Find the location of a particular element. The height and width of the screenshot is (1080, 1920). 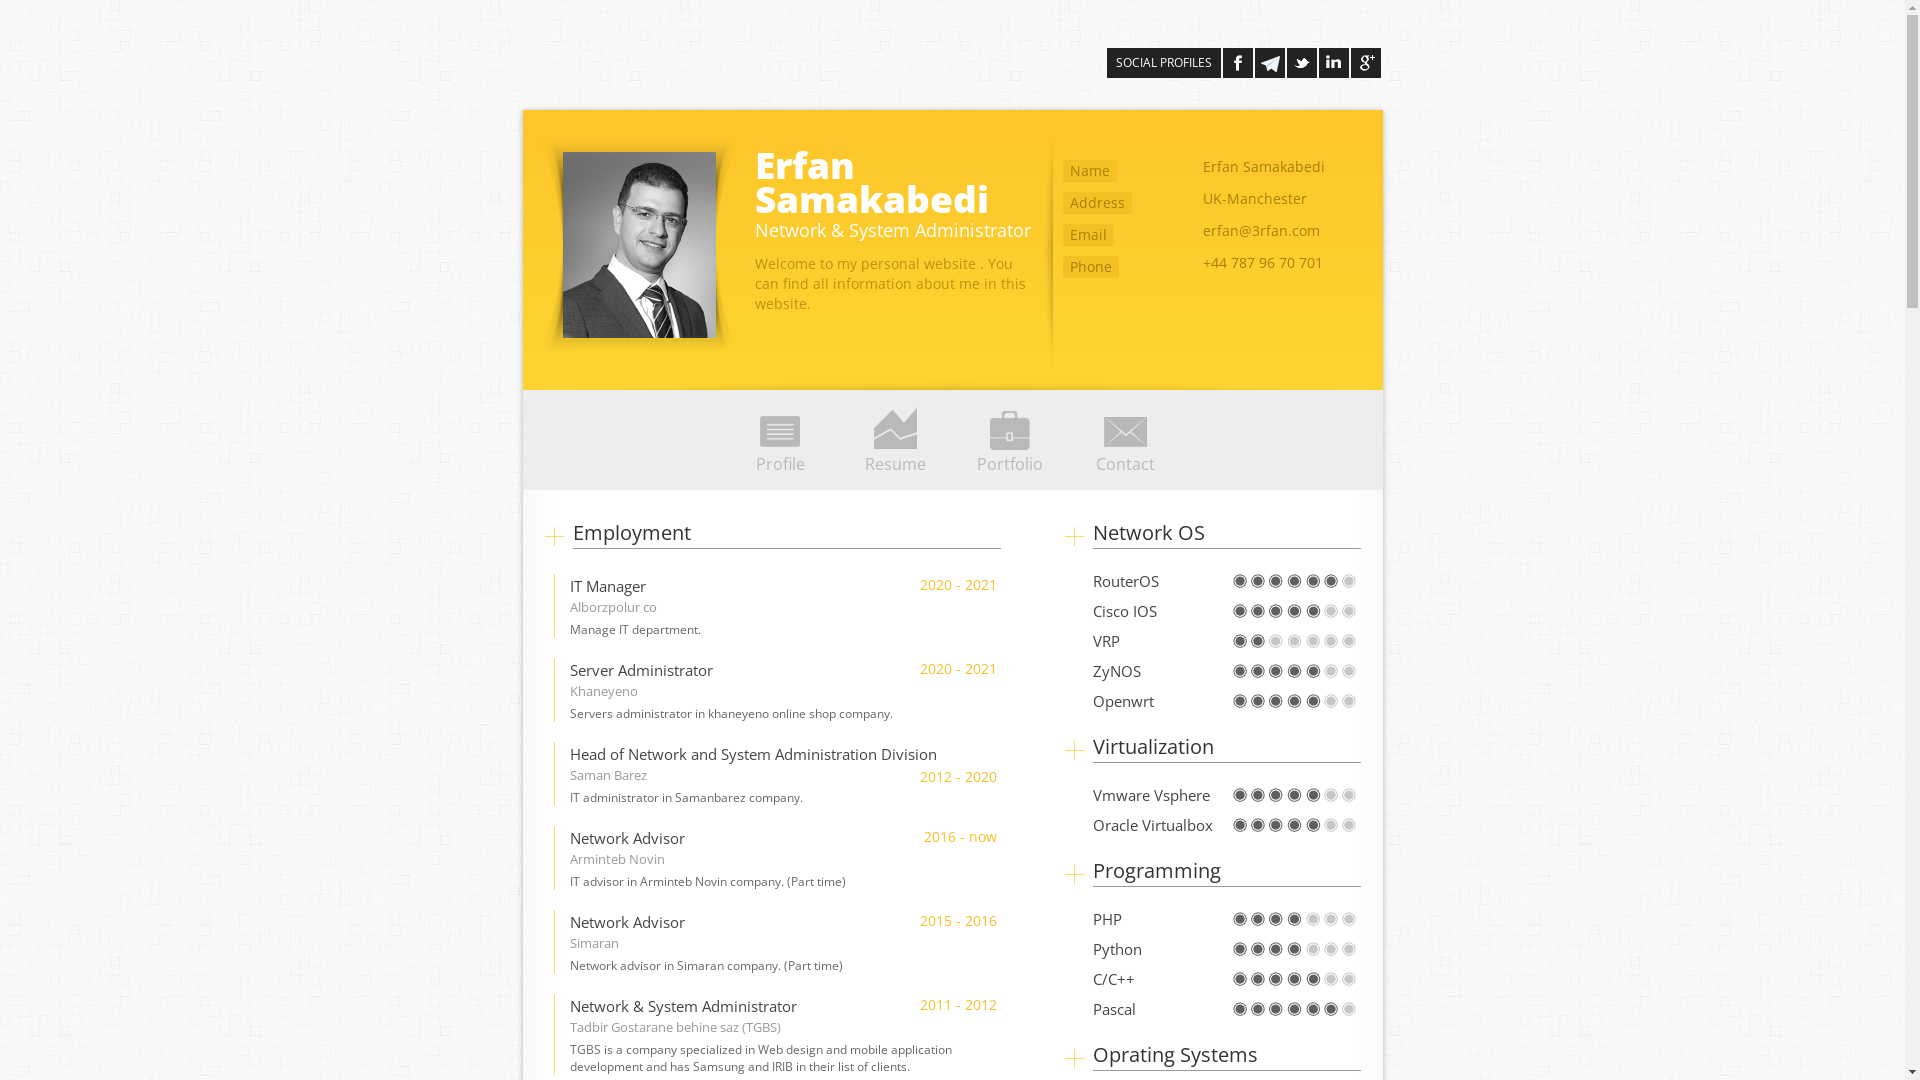

'Portfolio' is located at coordinates (1009, 432).